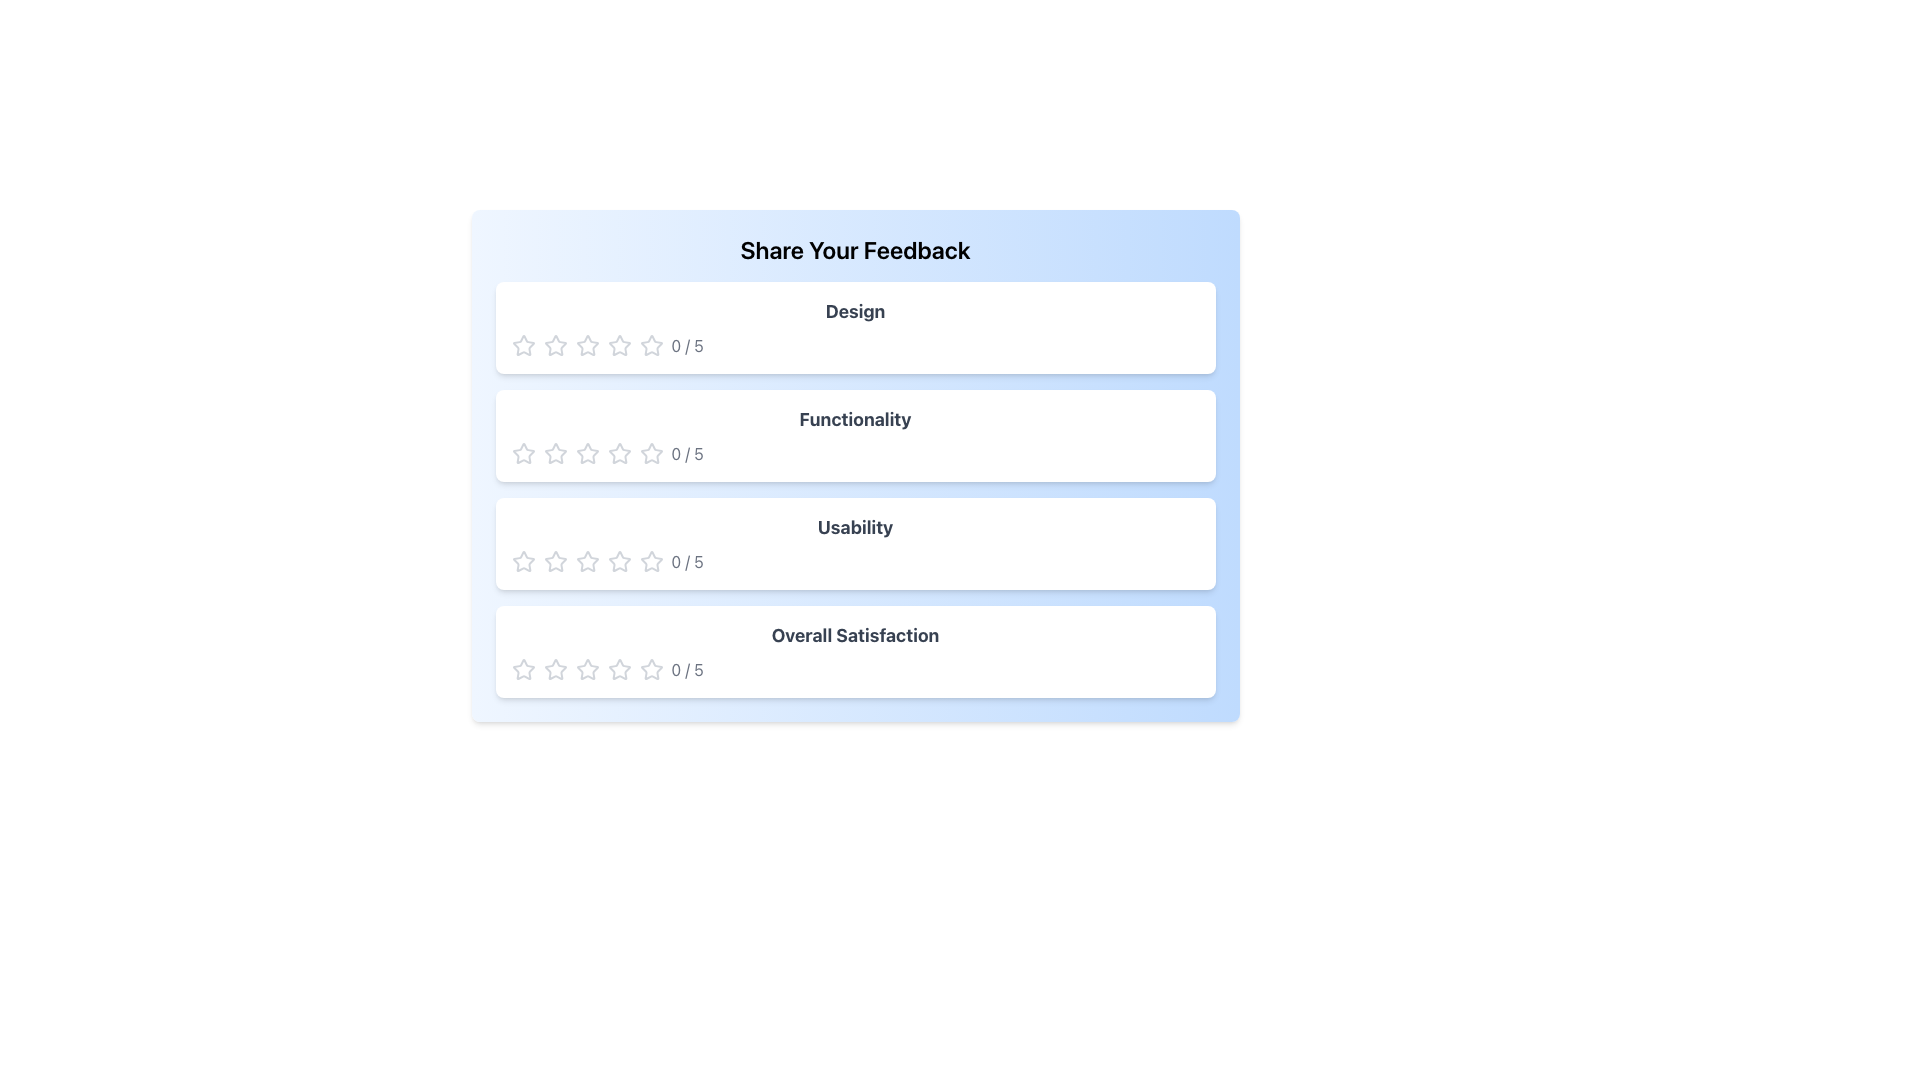 This screenshot has width=1920, height=1080. I want to click on the first star icon in the 'Usability' feedback section, so click(523, 561).